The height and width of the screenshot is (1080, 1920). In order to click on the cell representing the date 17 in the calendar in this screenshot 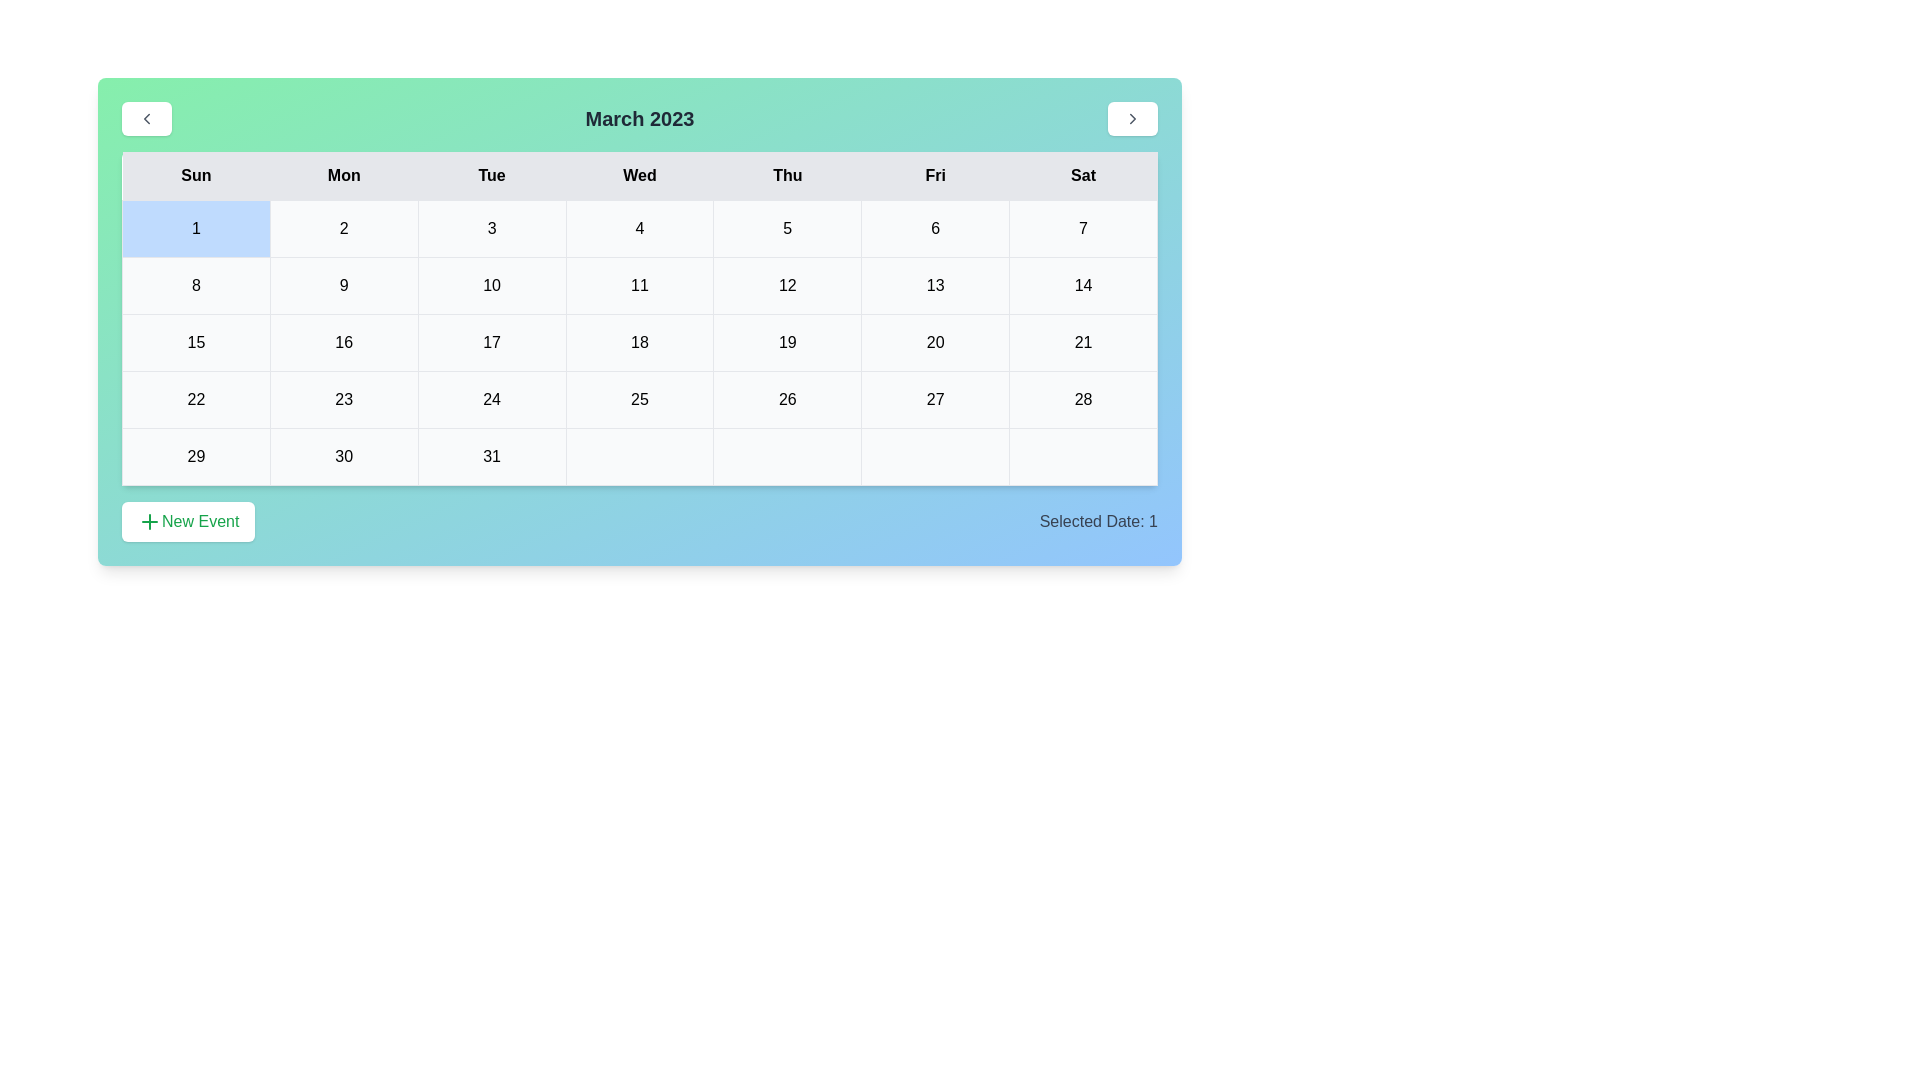, I will do `click(491, 342)`.